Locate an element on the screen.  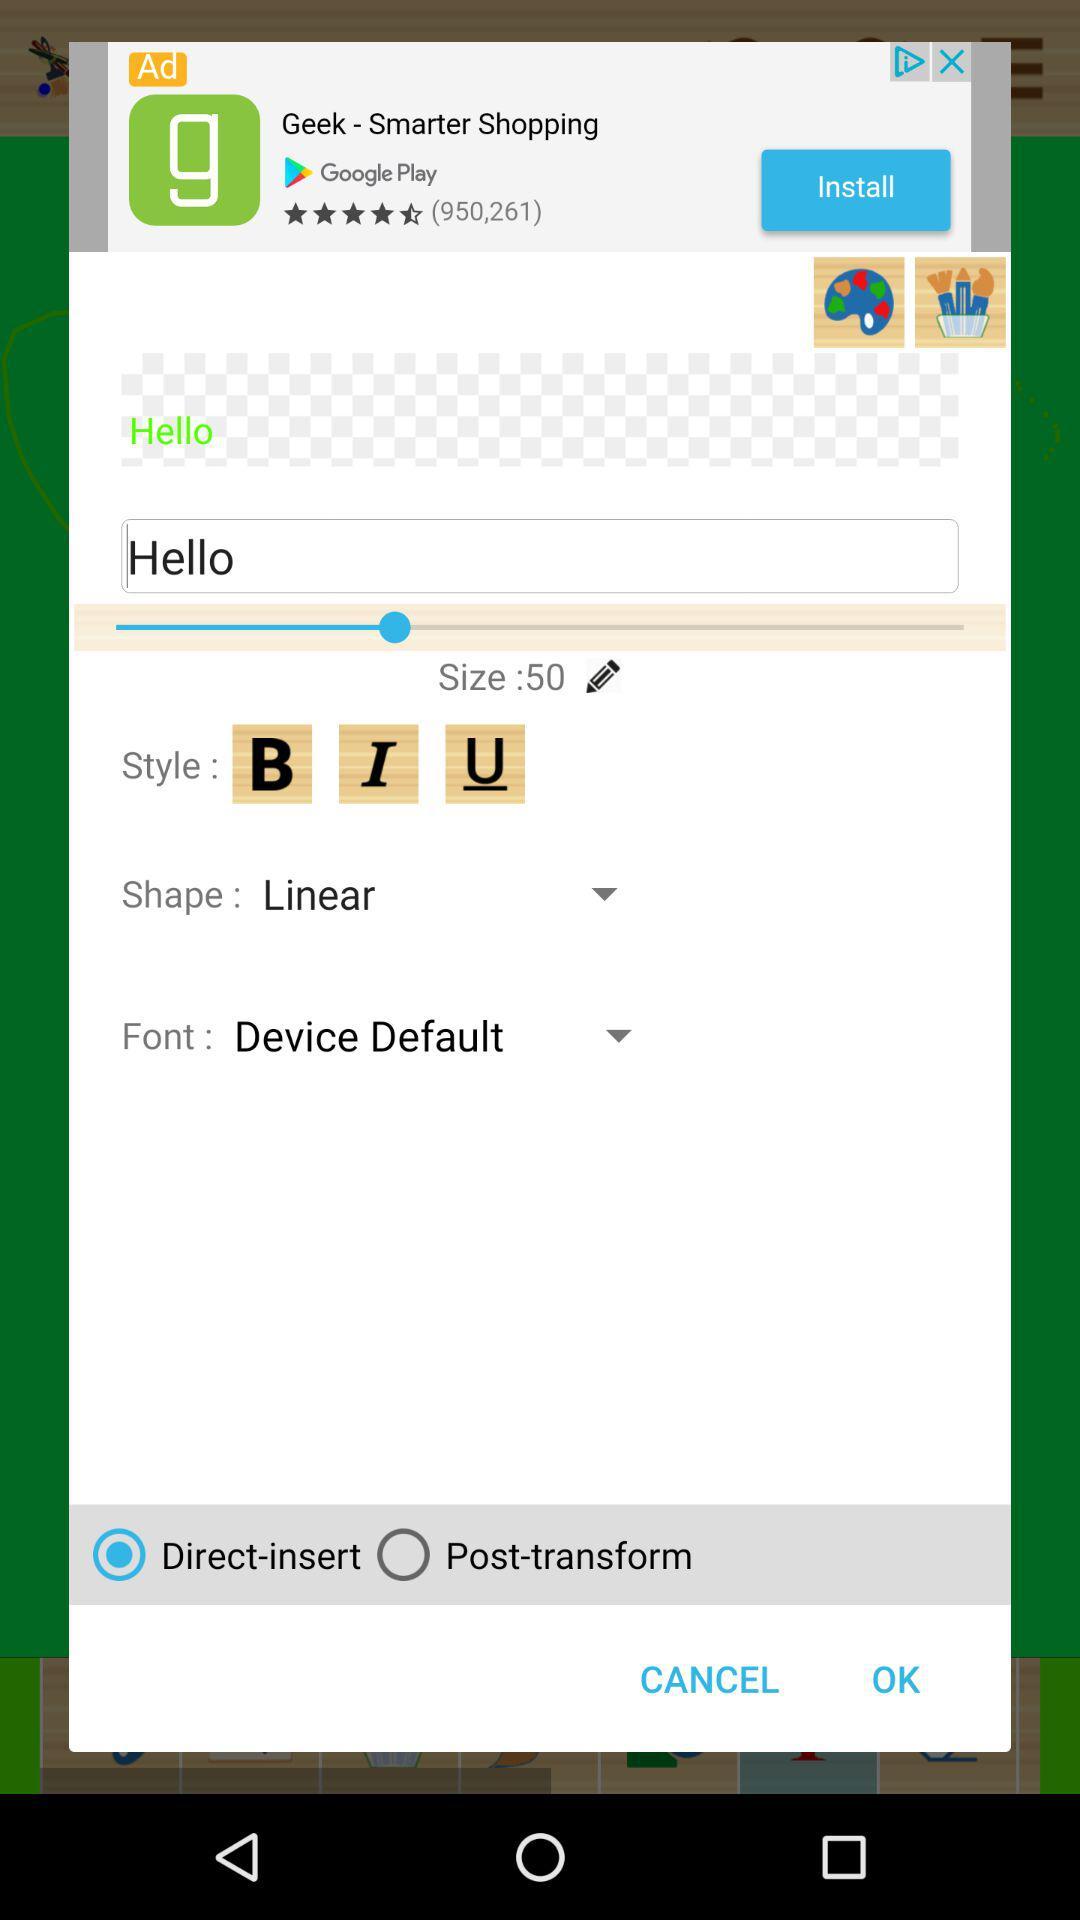
bold text is located at coordinates (272, 763).